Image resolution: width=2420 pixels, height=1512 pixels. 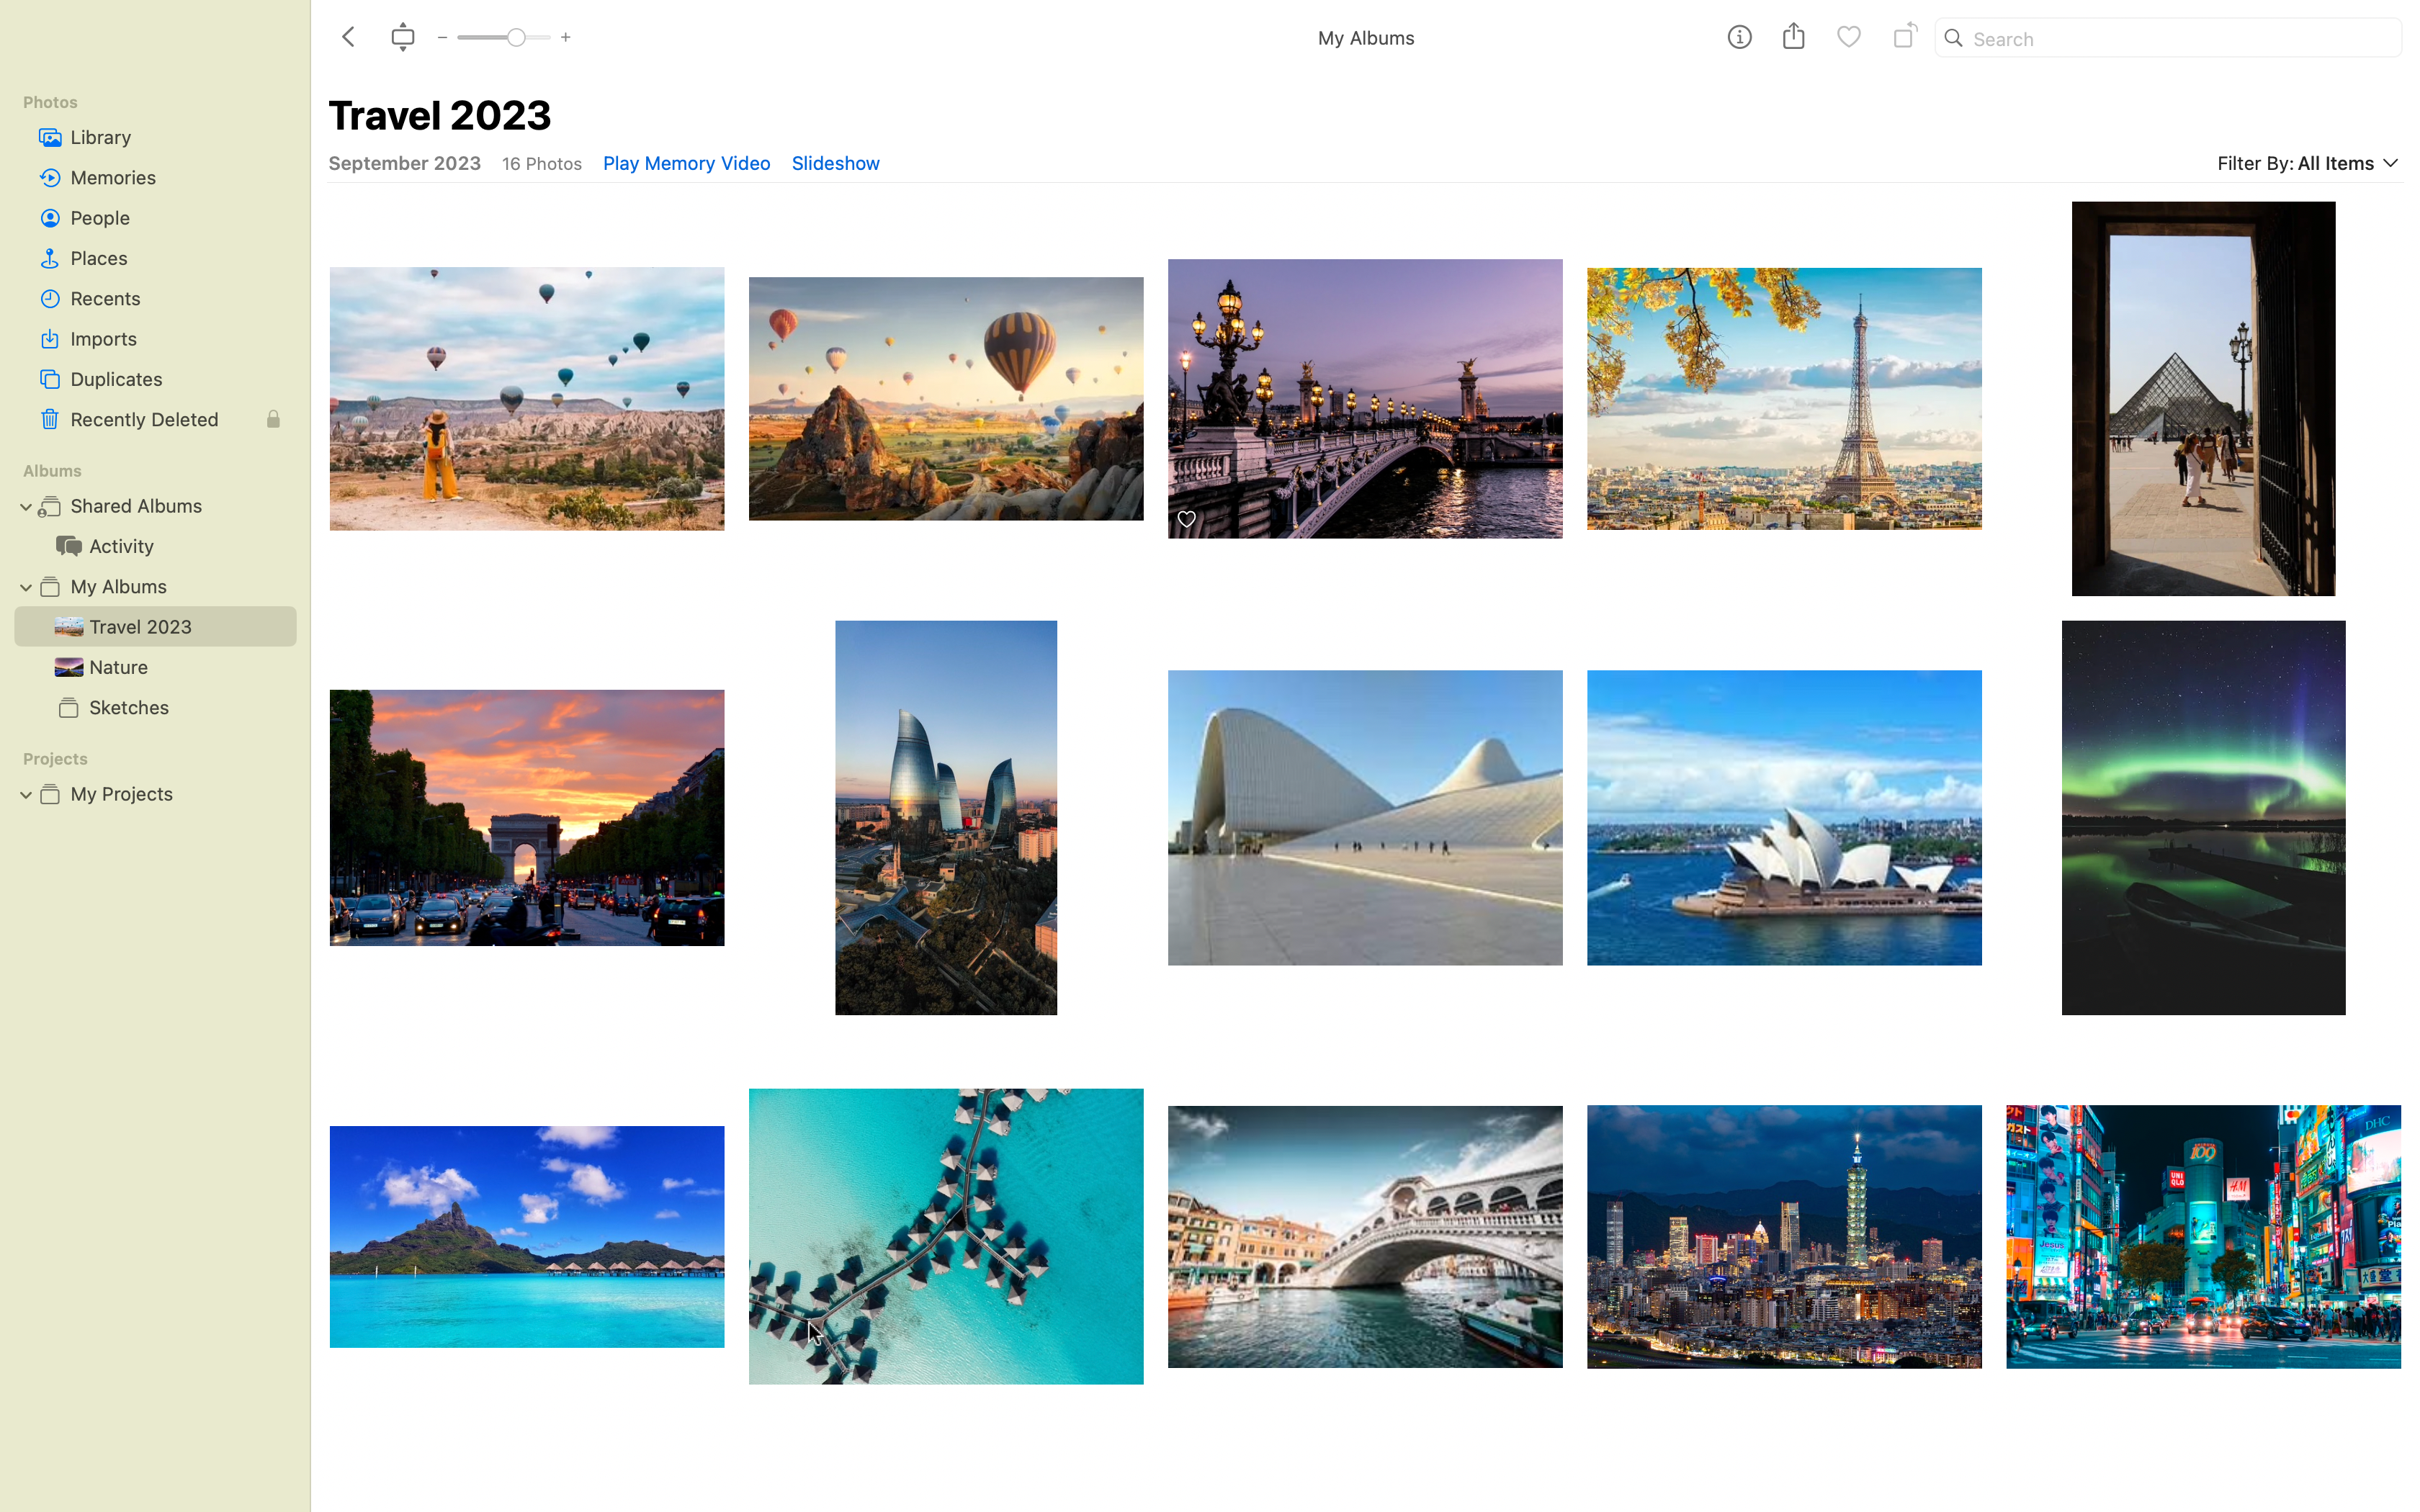 I want to click on picture of arc de triomphe, so click(x=523, y=818).